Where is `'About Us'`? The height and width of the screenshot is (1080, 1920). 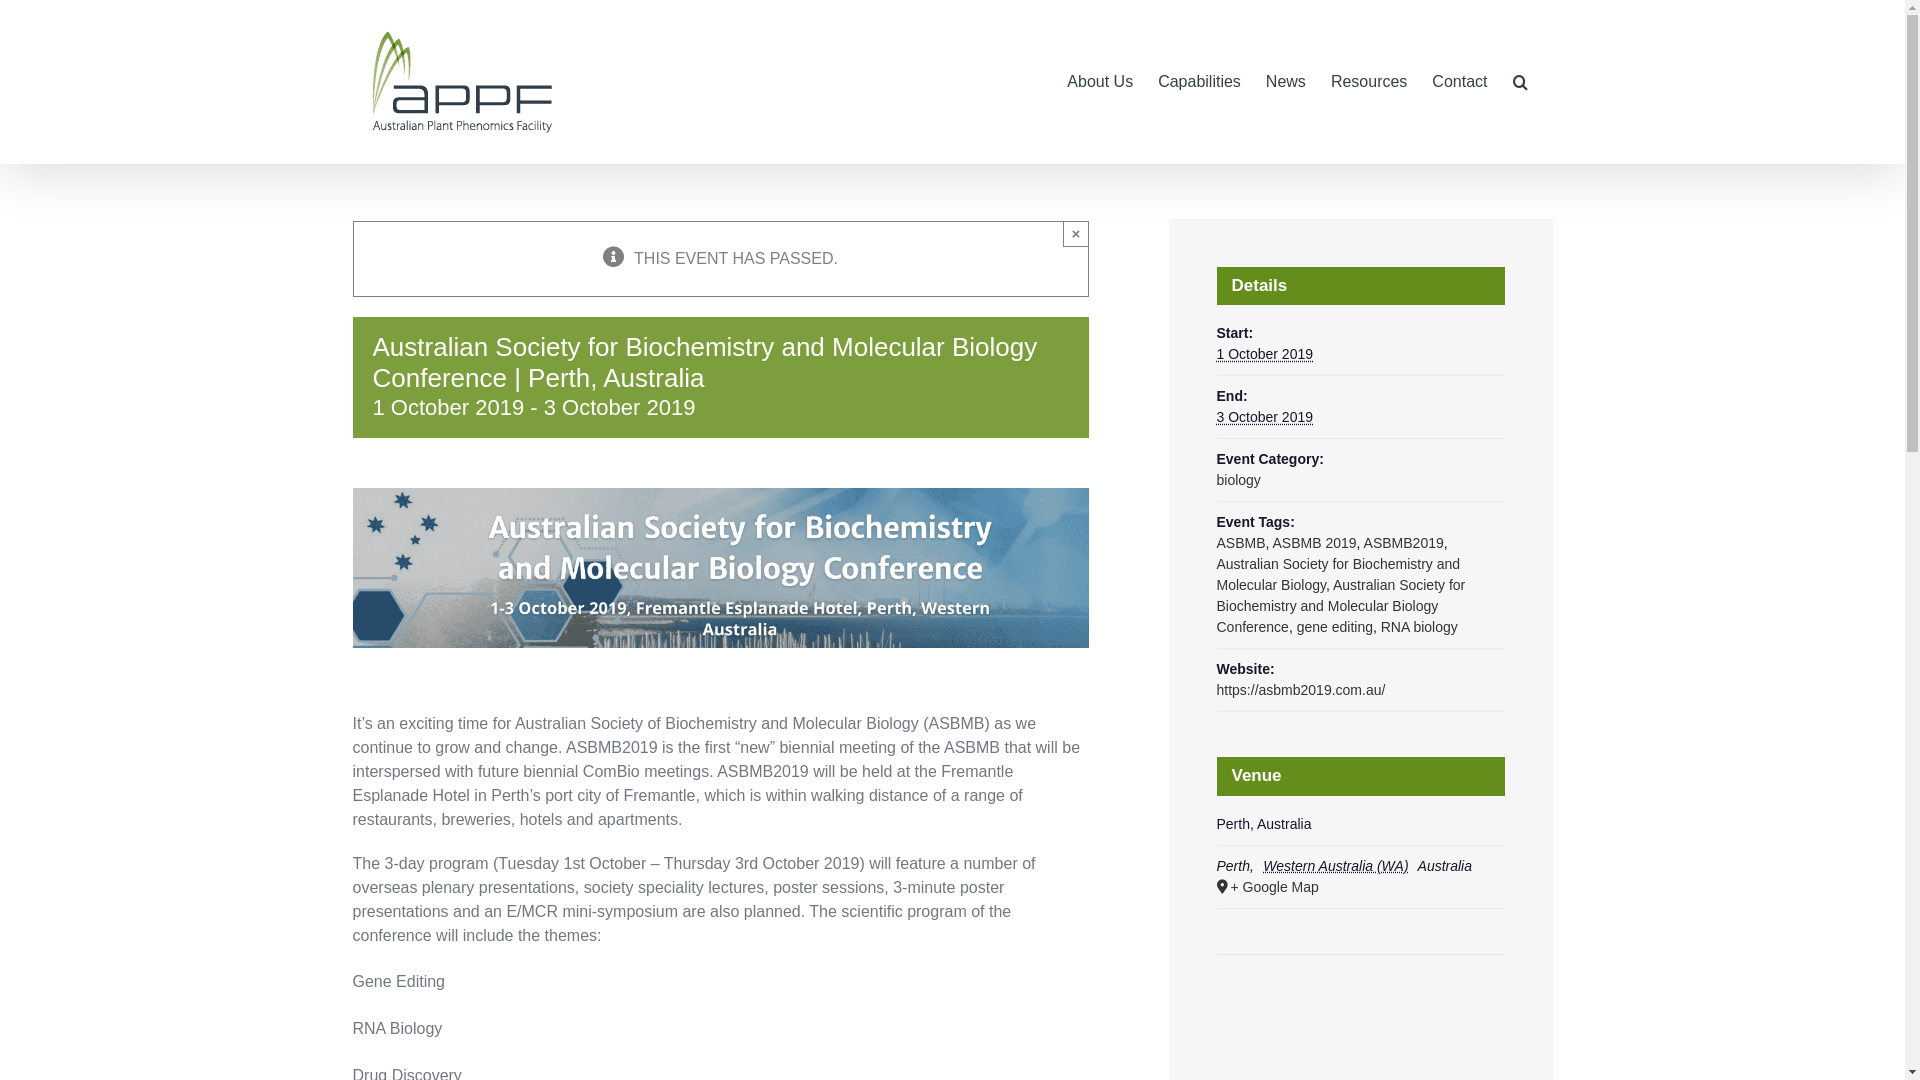 'About Us' is located at coordinates (1098, 80).